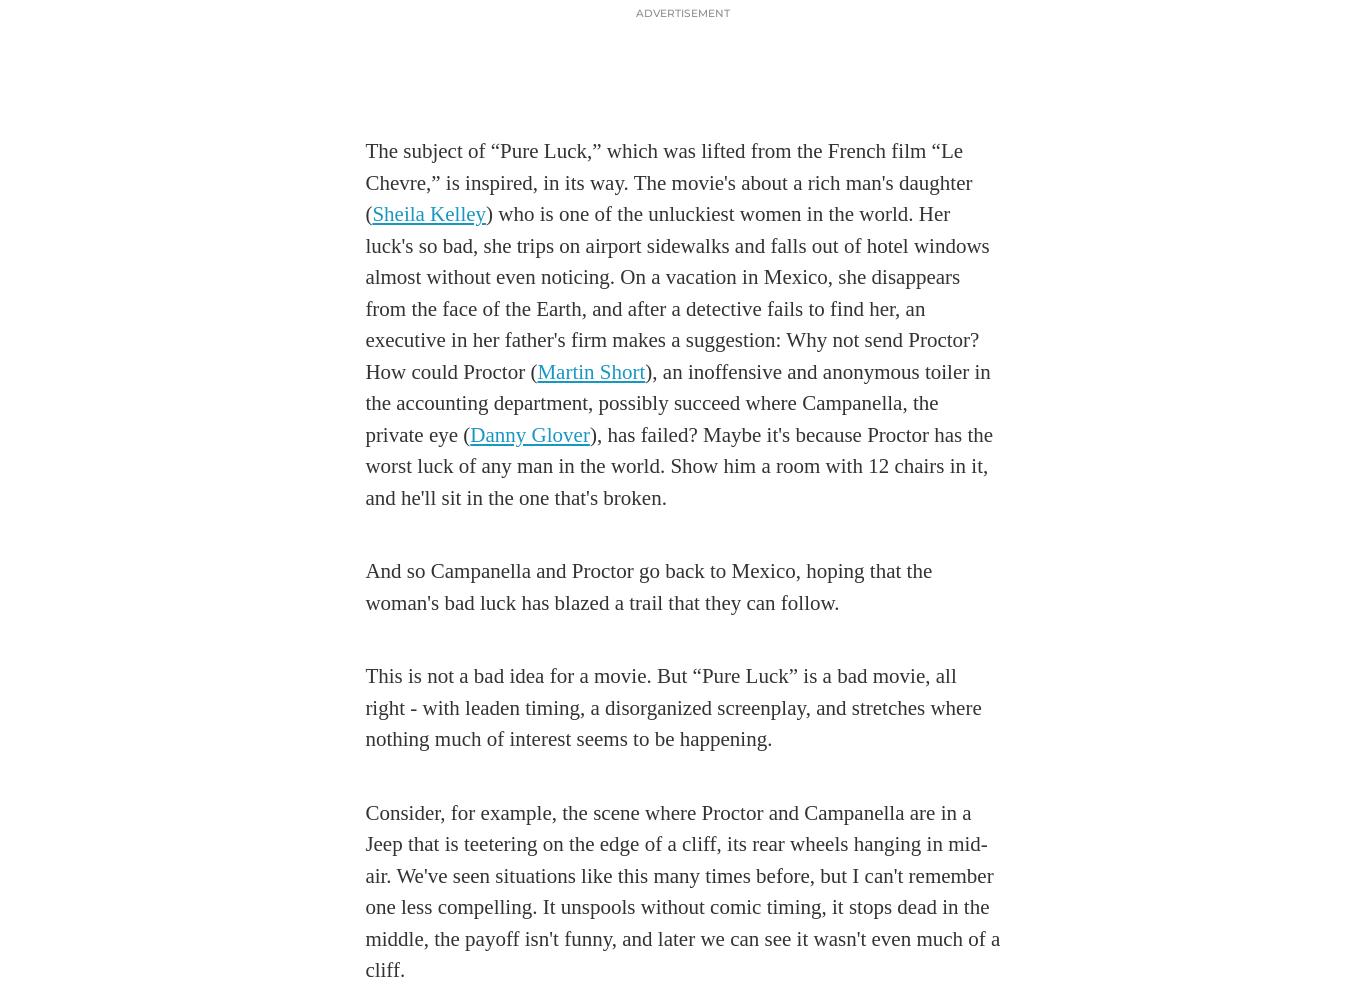 The height and width of the screenshot is (986, 1366). What do you see at coordinates (363, 181) in the screenshot?
I see `'The subject of “Pure Luck,” which was lifted from the French film “Le Chevre,” is inspired, in its way. The movie's about a rich man's daughter ('` at bounding box center [363, 181].